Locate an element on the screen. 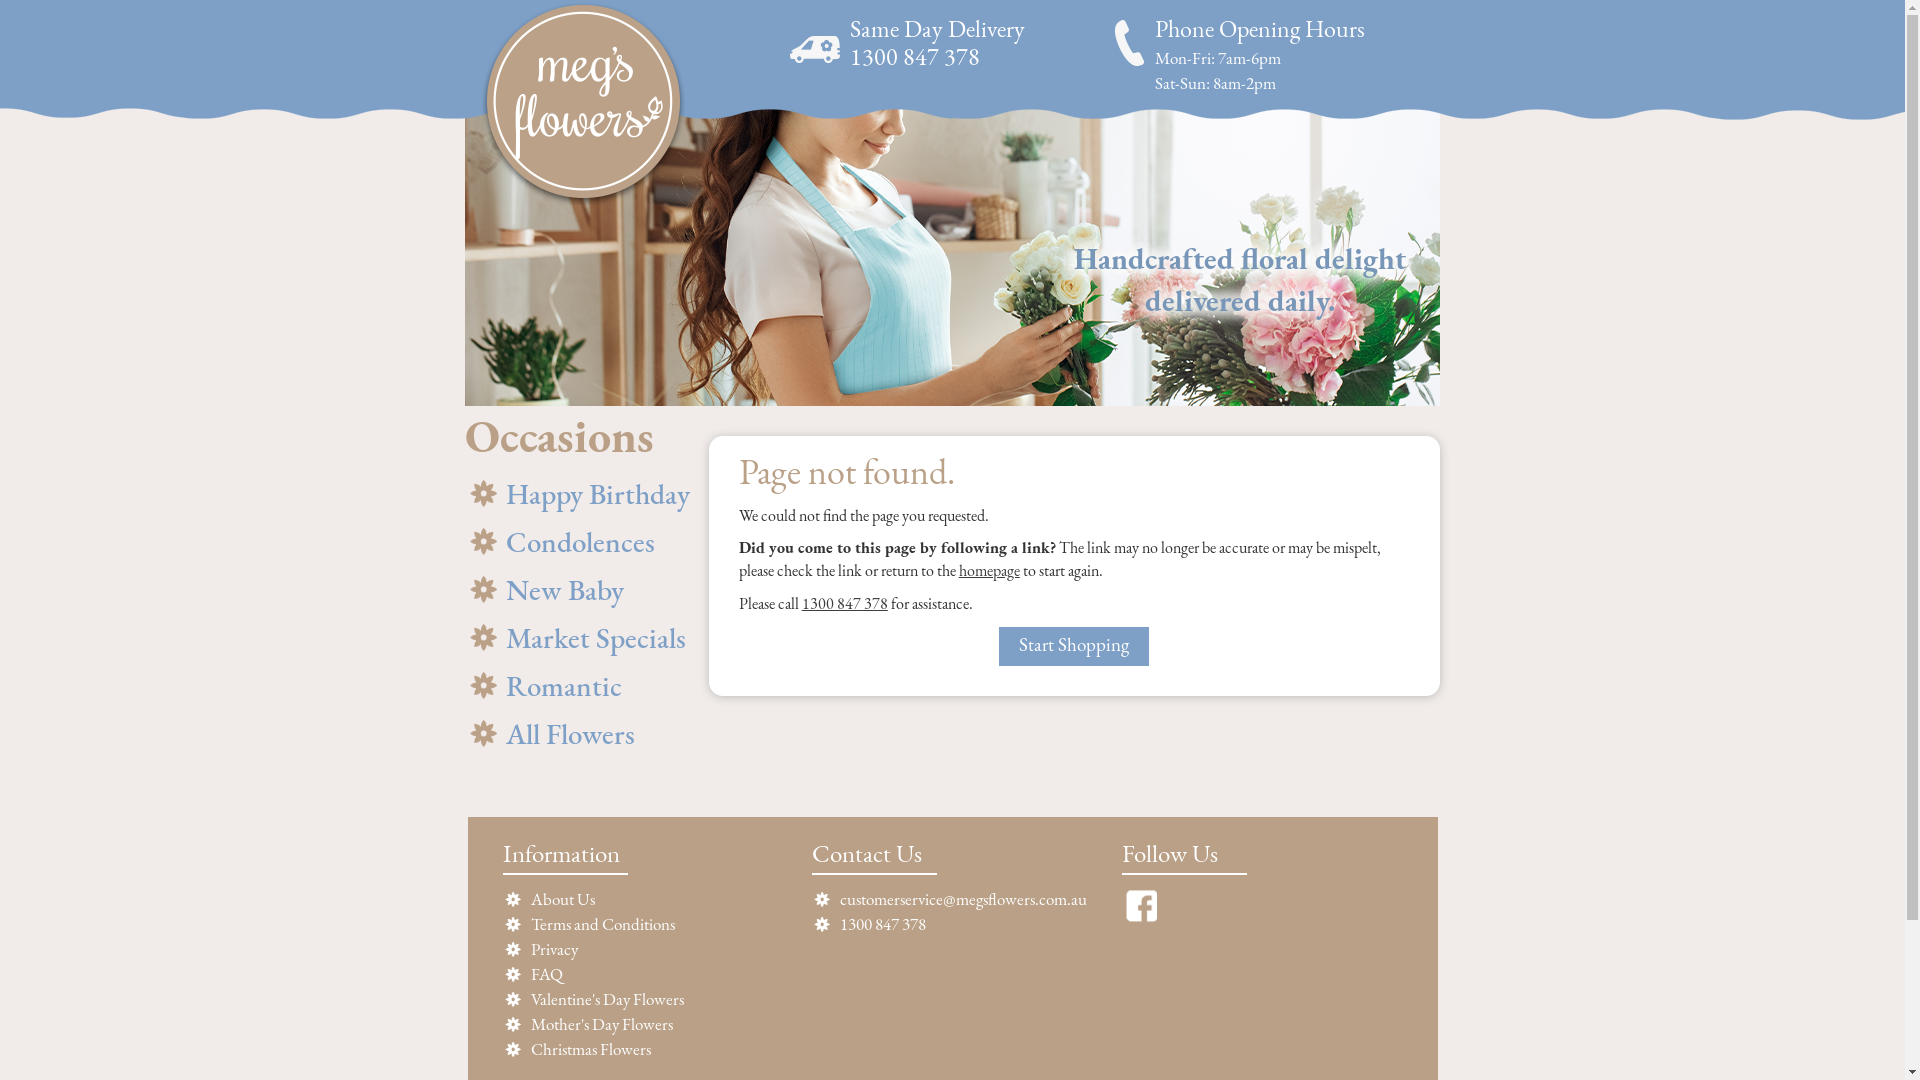 The image size is (1920, 1080). 'Privacy' is located at coordinates (553, 949).